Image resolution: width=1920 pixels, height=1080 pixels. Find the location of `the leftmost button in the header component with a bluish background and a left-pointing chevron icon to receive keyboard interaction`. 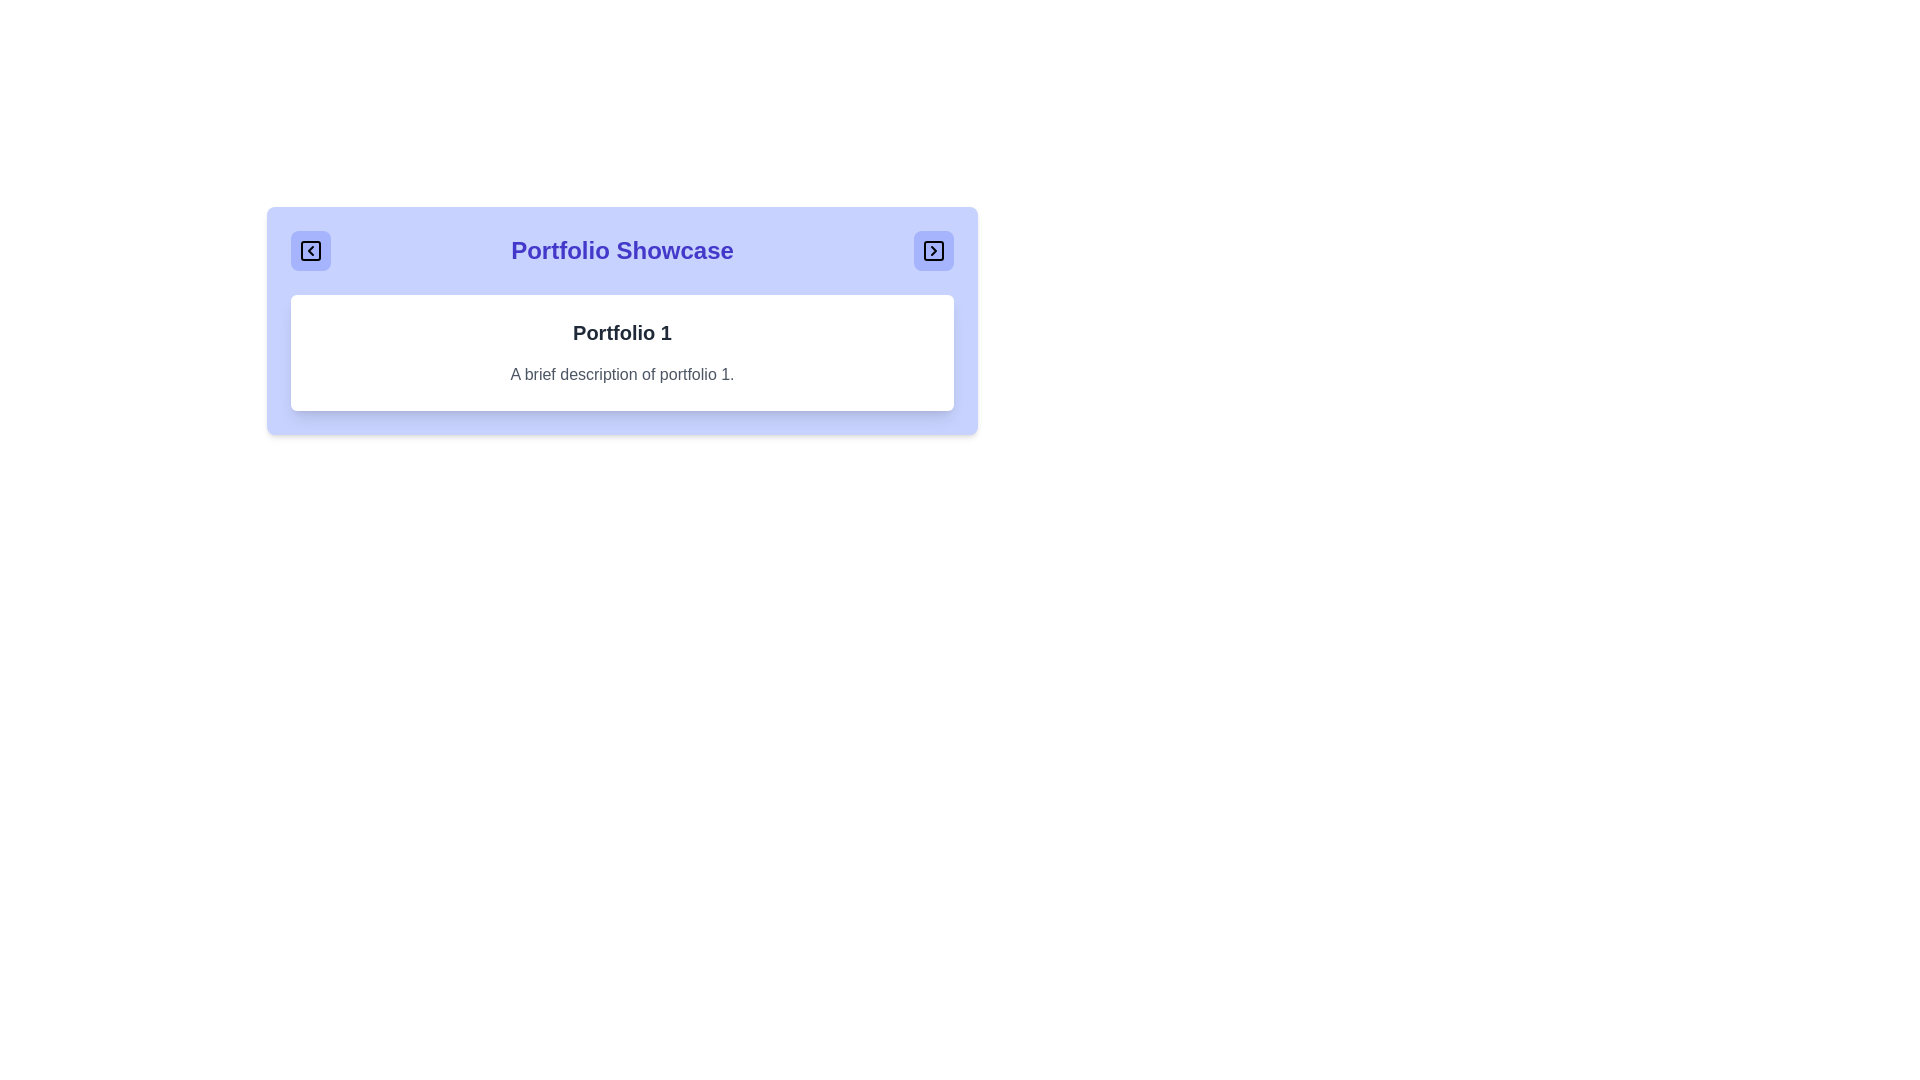

the leftmost button in the header component with a bluish background and a left-pointing chevron icon to receive keyboard interaction is located at coordinates (310, 249).